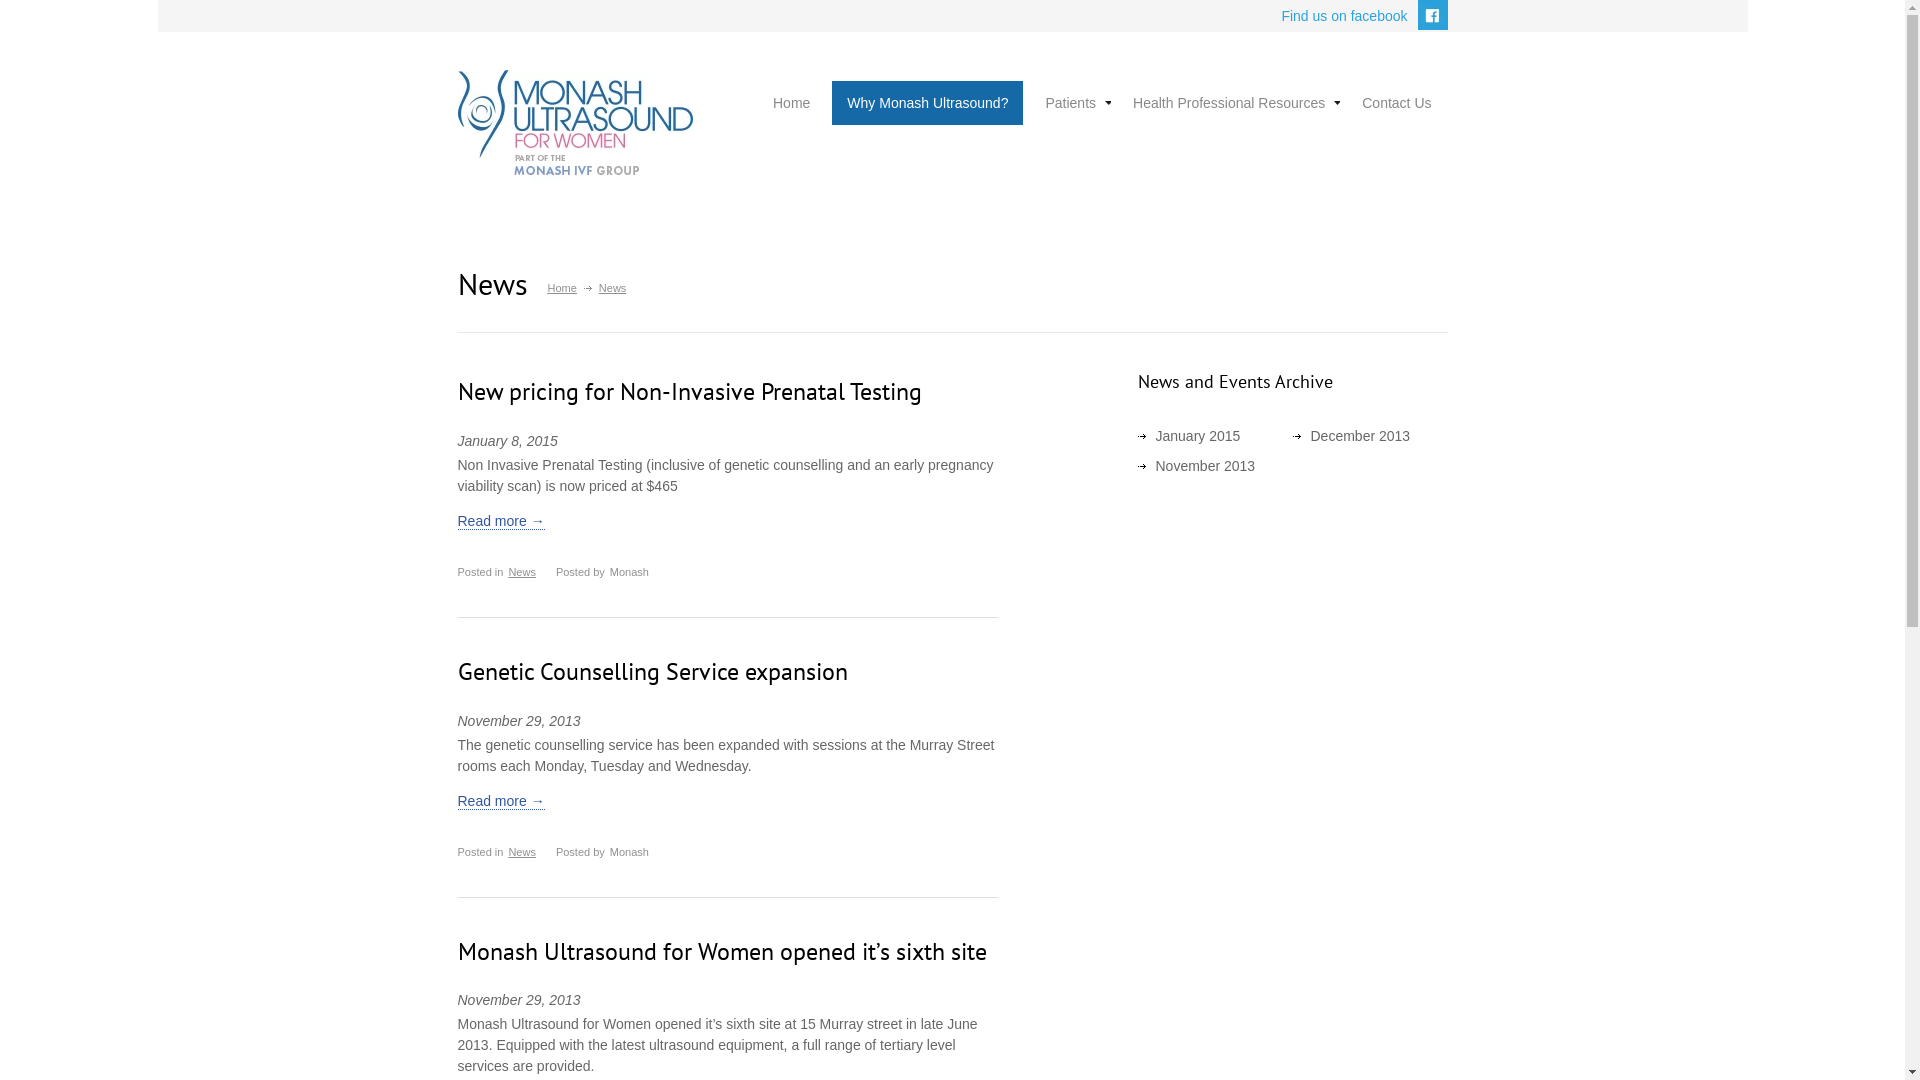 Image resolution: width=1920 pixels, height=1080 pixels. Describe the element at coordinates (1359, 434) in the screenshot. I see `'December 2013'` at that location.